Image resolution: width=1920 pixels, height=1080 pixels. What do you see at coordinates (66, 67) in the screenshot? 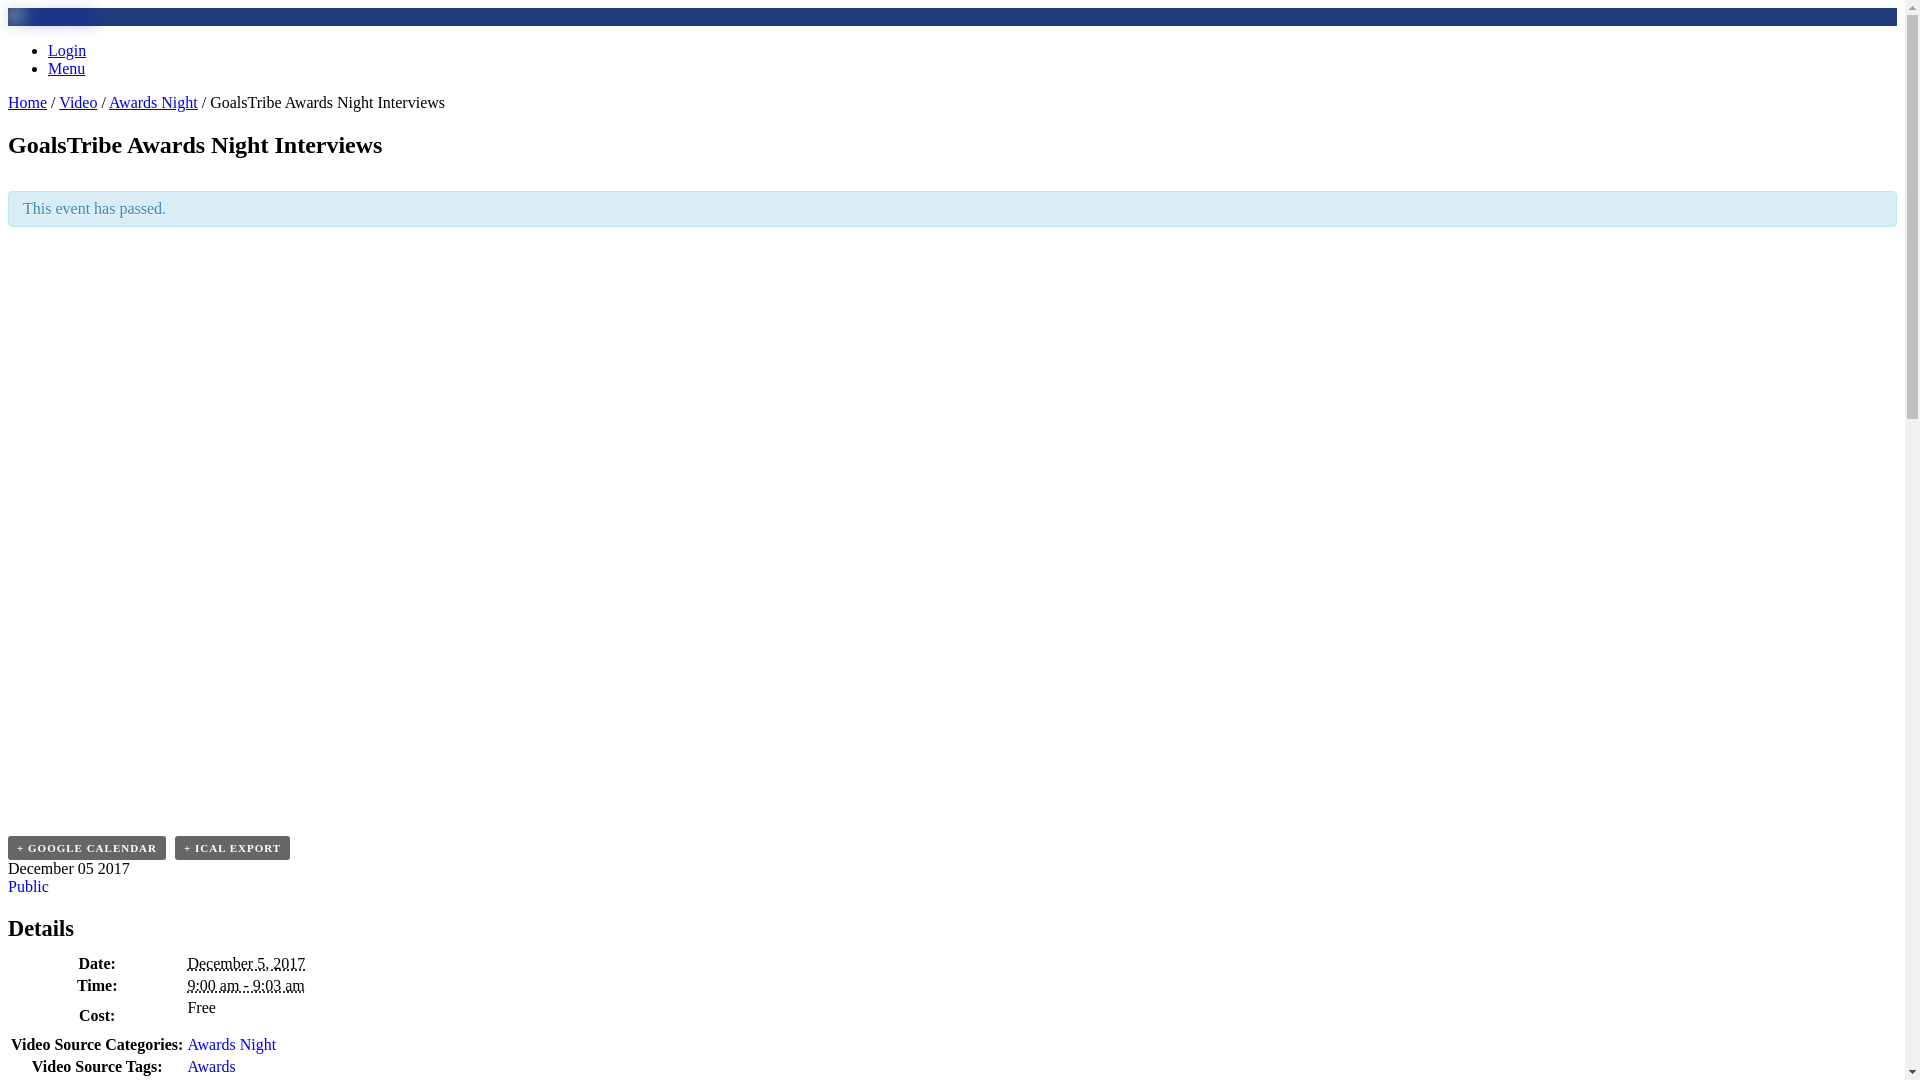
I see `'Menu'` at bounding box center [66, 67].